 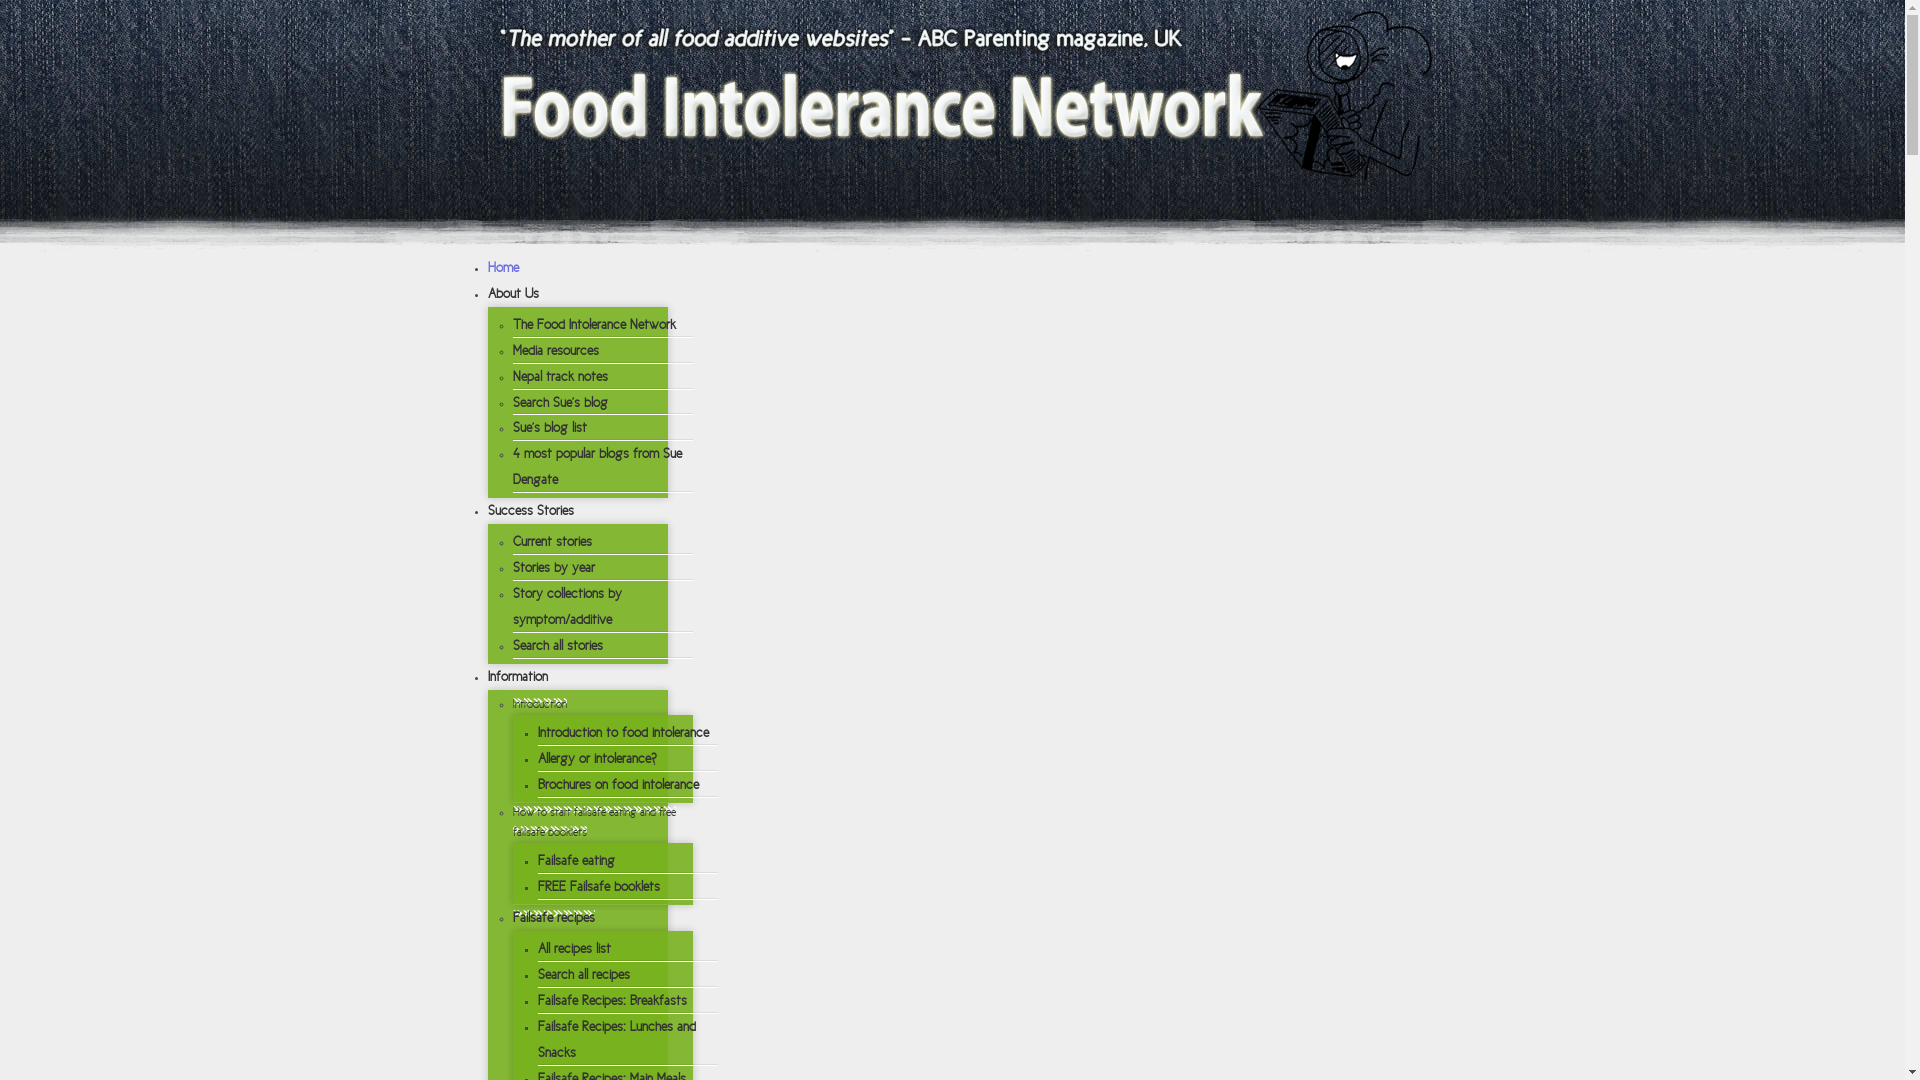 What do you see at coordinates (488, 293) in the screenshot?
I see `'About Us'` at bounding box center [488, 293].